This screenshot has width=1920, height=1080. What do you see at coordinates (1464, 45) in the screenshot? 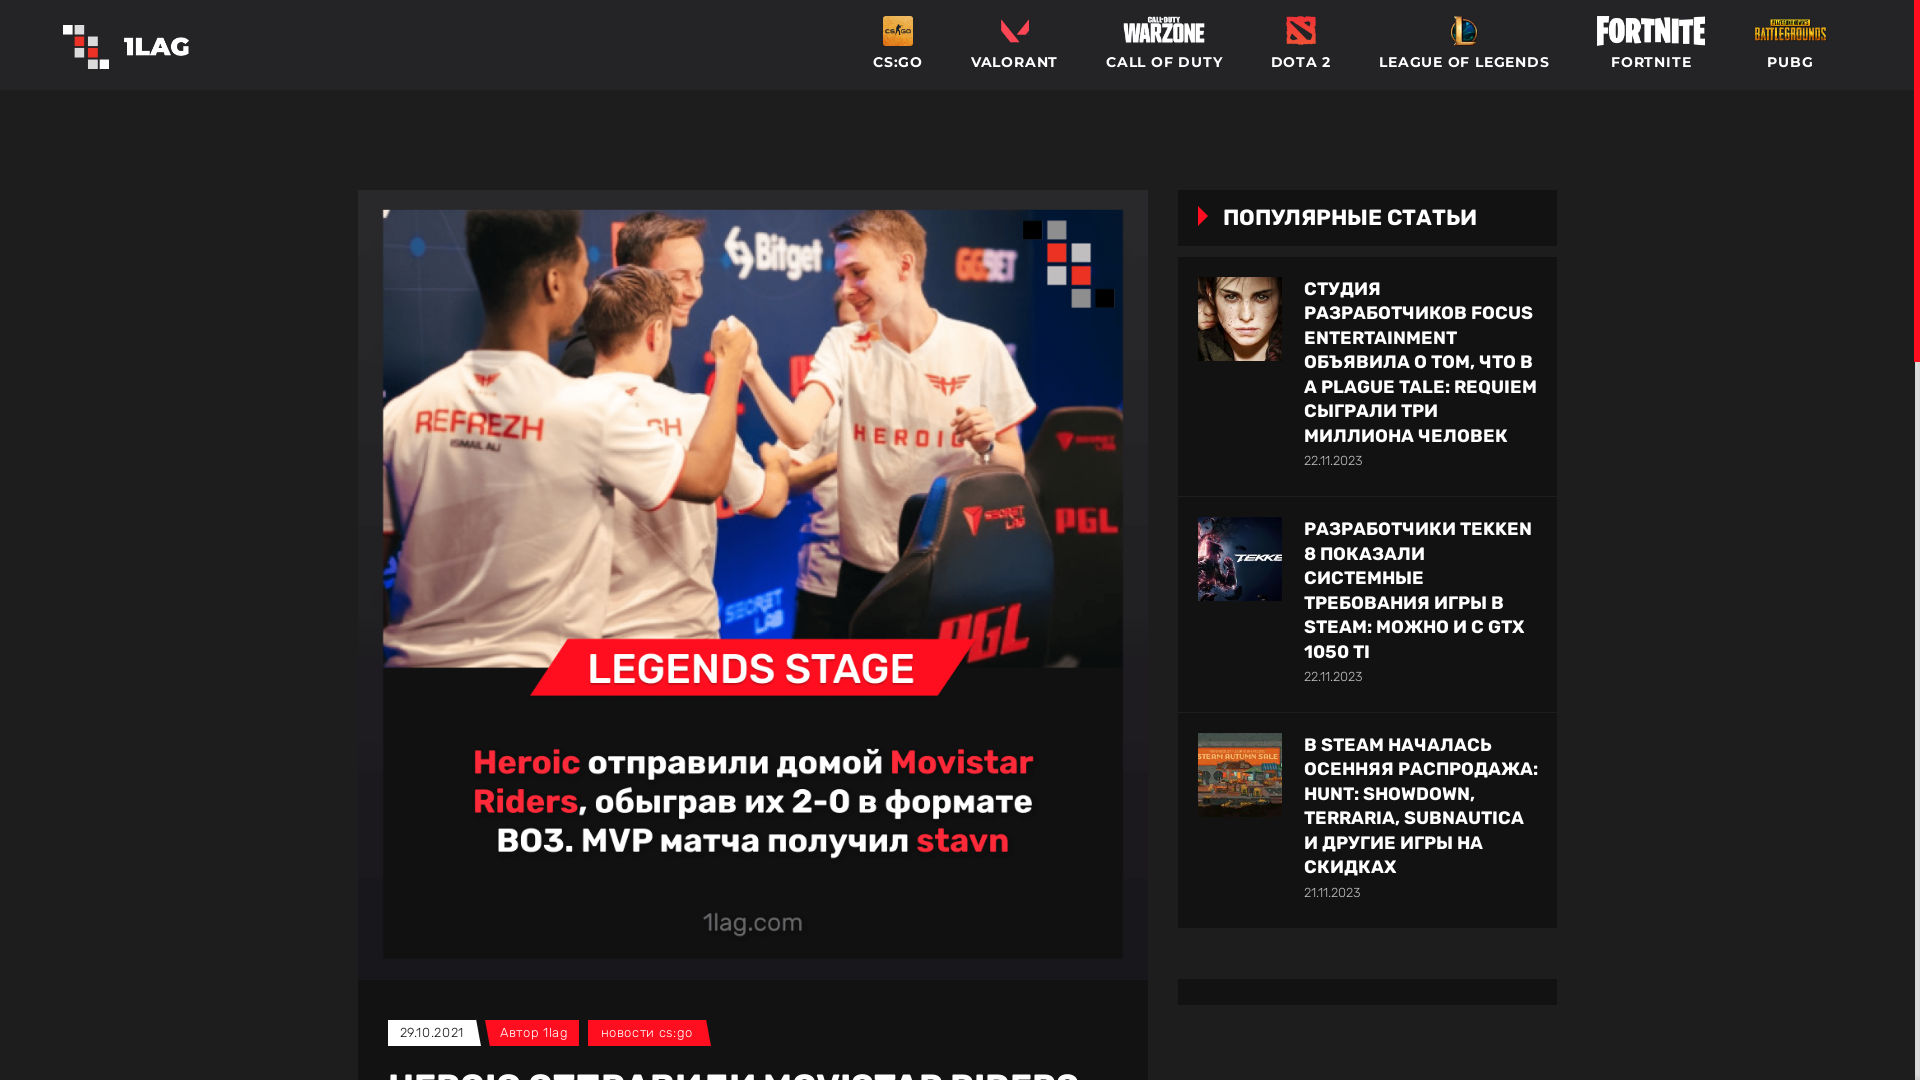
I see `'LEAGUE OF LEGENDS'` at bounding box center [1464, 45].